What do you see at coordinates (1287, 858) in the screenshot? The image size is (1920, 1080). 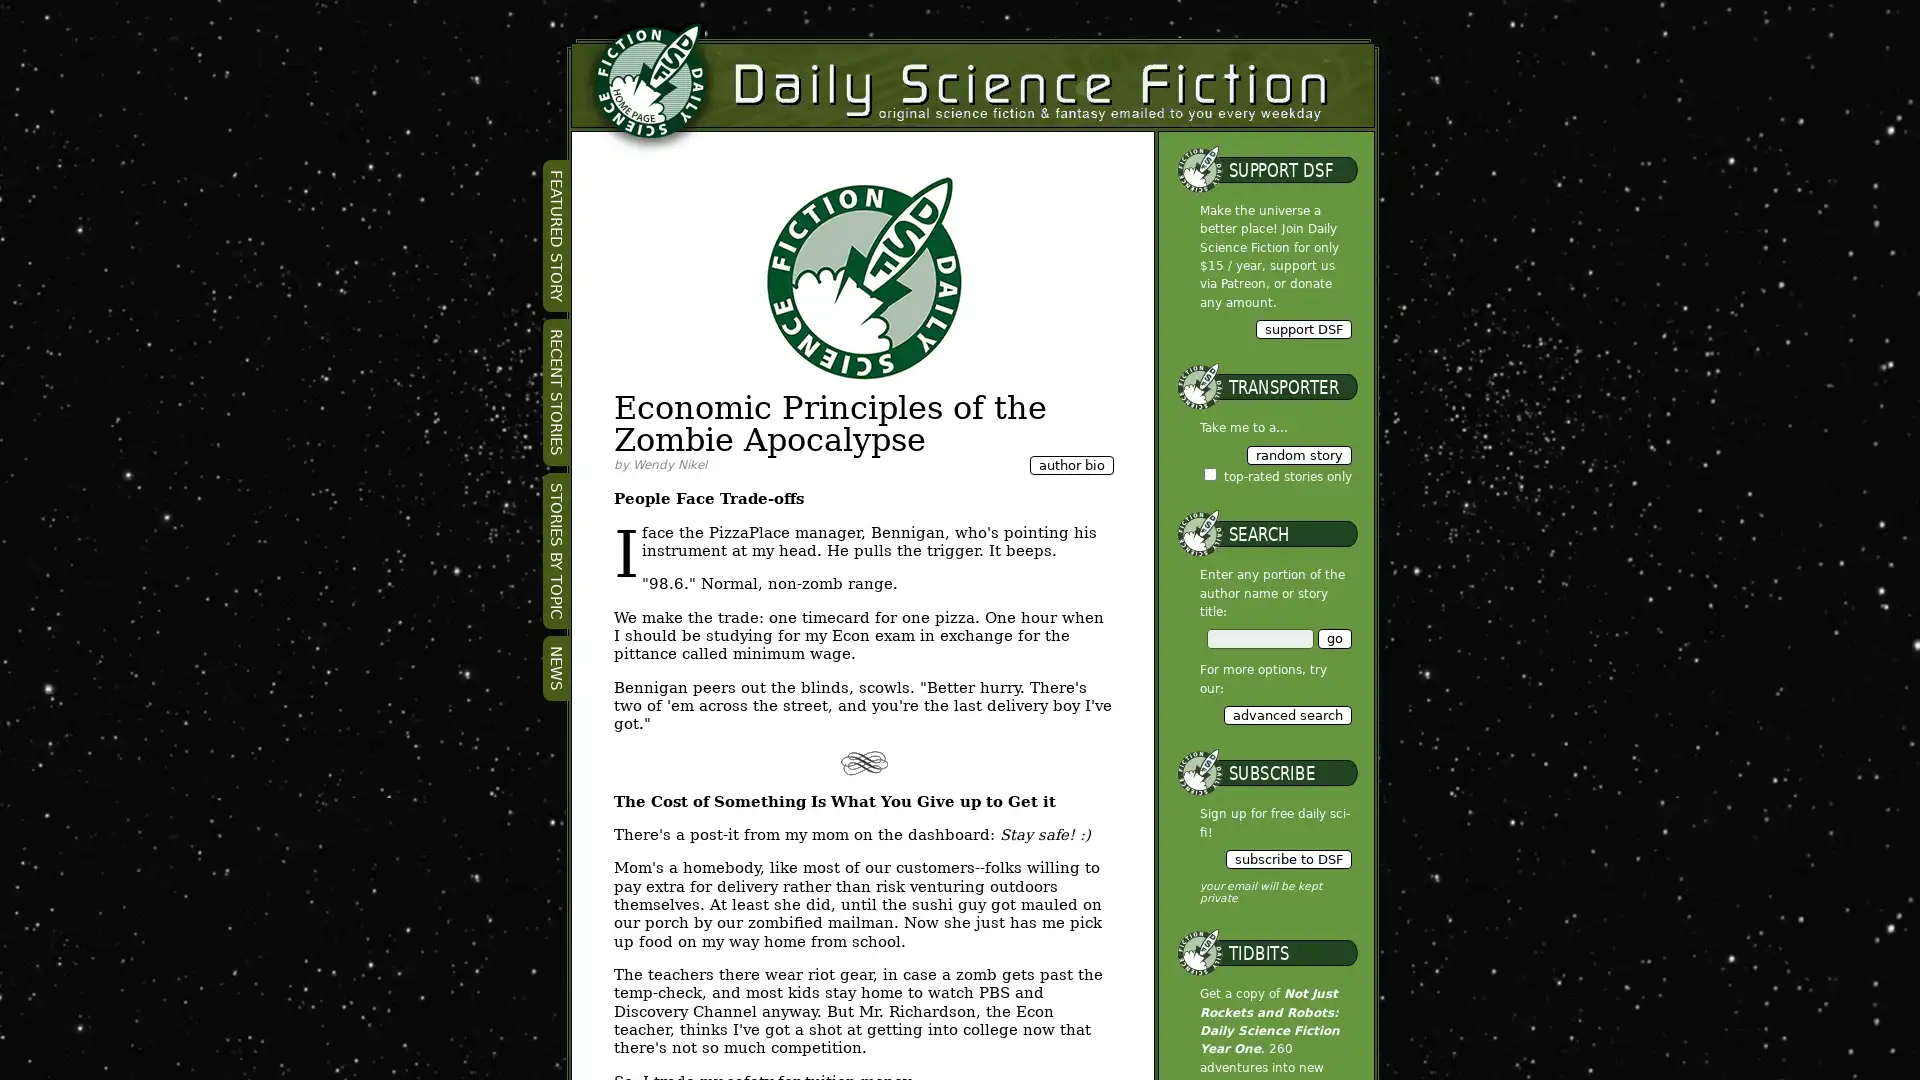 I see `subscribe to DSF` at bounding box center [1287, 858].